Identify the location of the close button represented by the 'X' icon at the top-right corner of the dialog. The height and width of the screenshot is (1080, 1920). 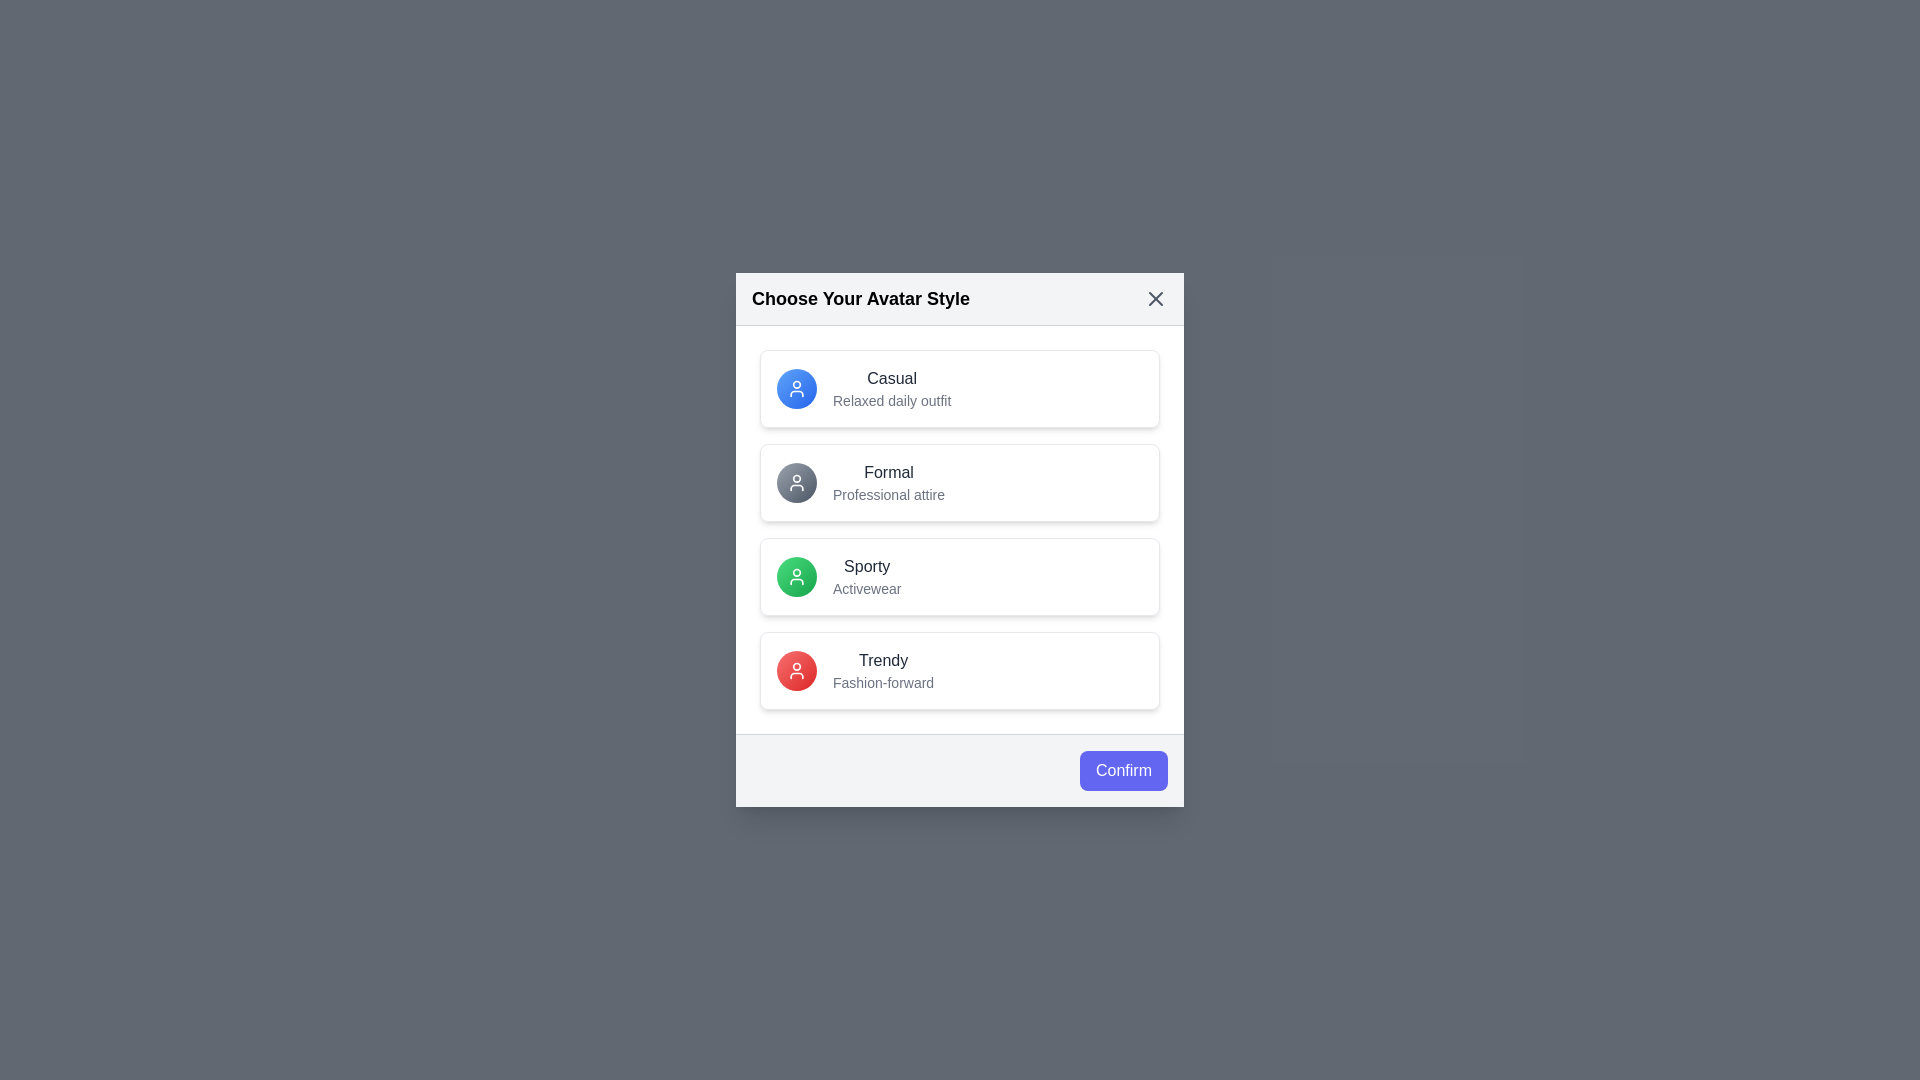
(1156, 299).